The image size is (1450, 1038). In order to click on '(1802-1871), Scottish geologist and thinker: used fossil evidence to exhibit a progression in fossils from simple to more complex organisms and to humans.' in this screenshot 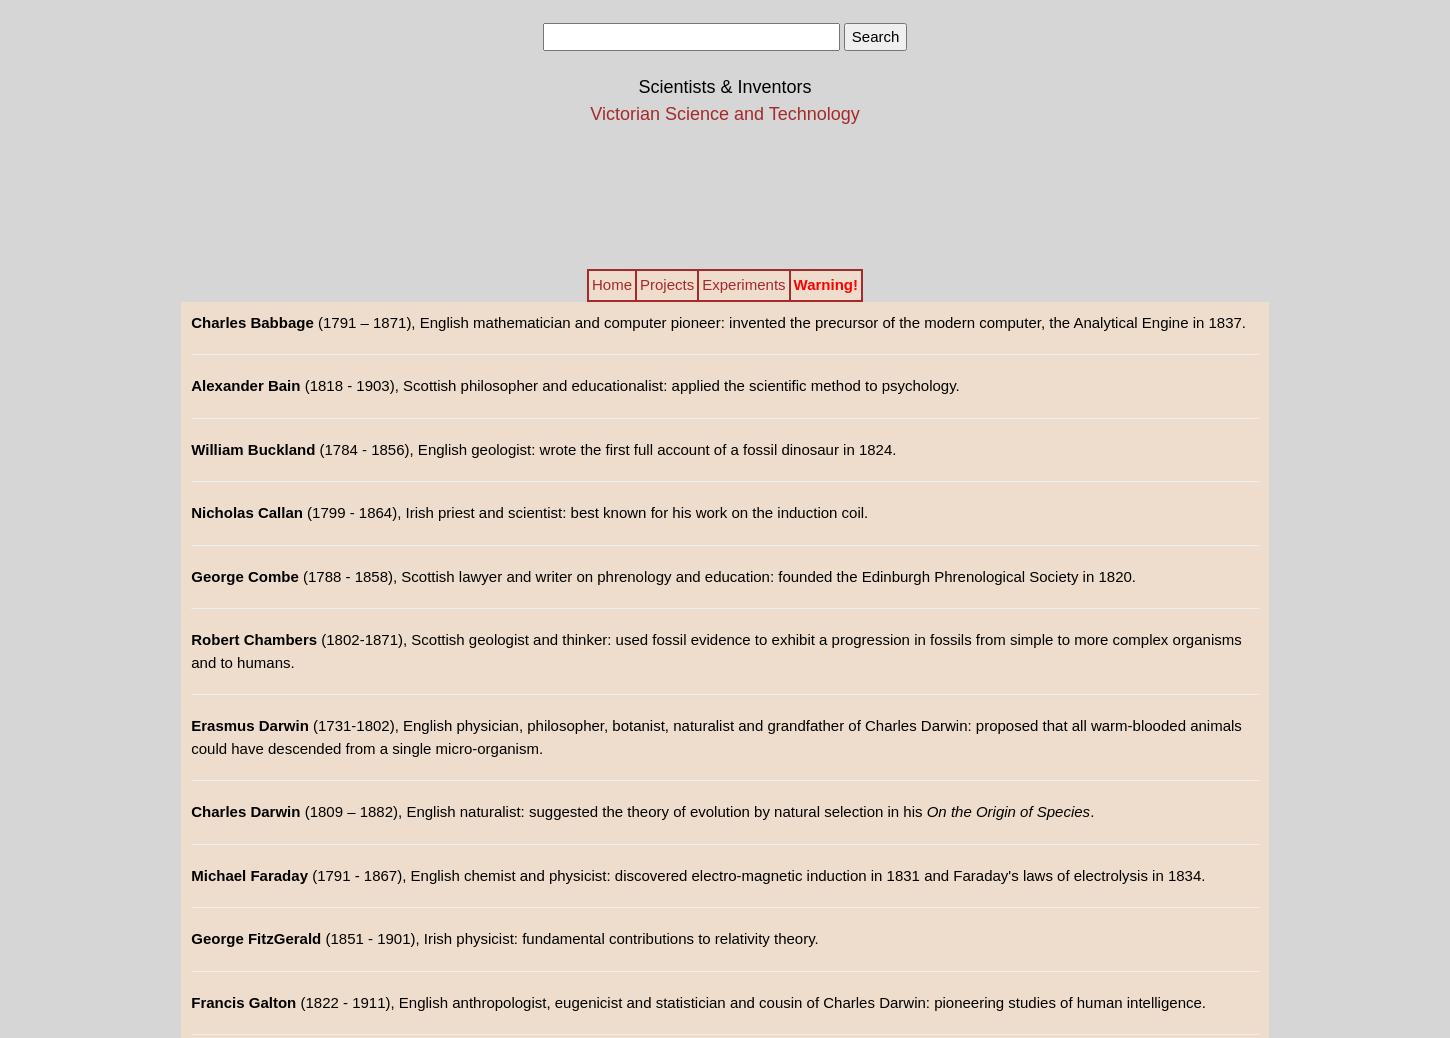, I will do `click(715, 649)`.